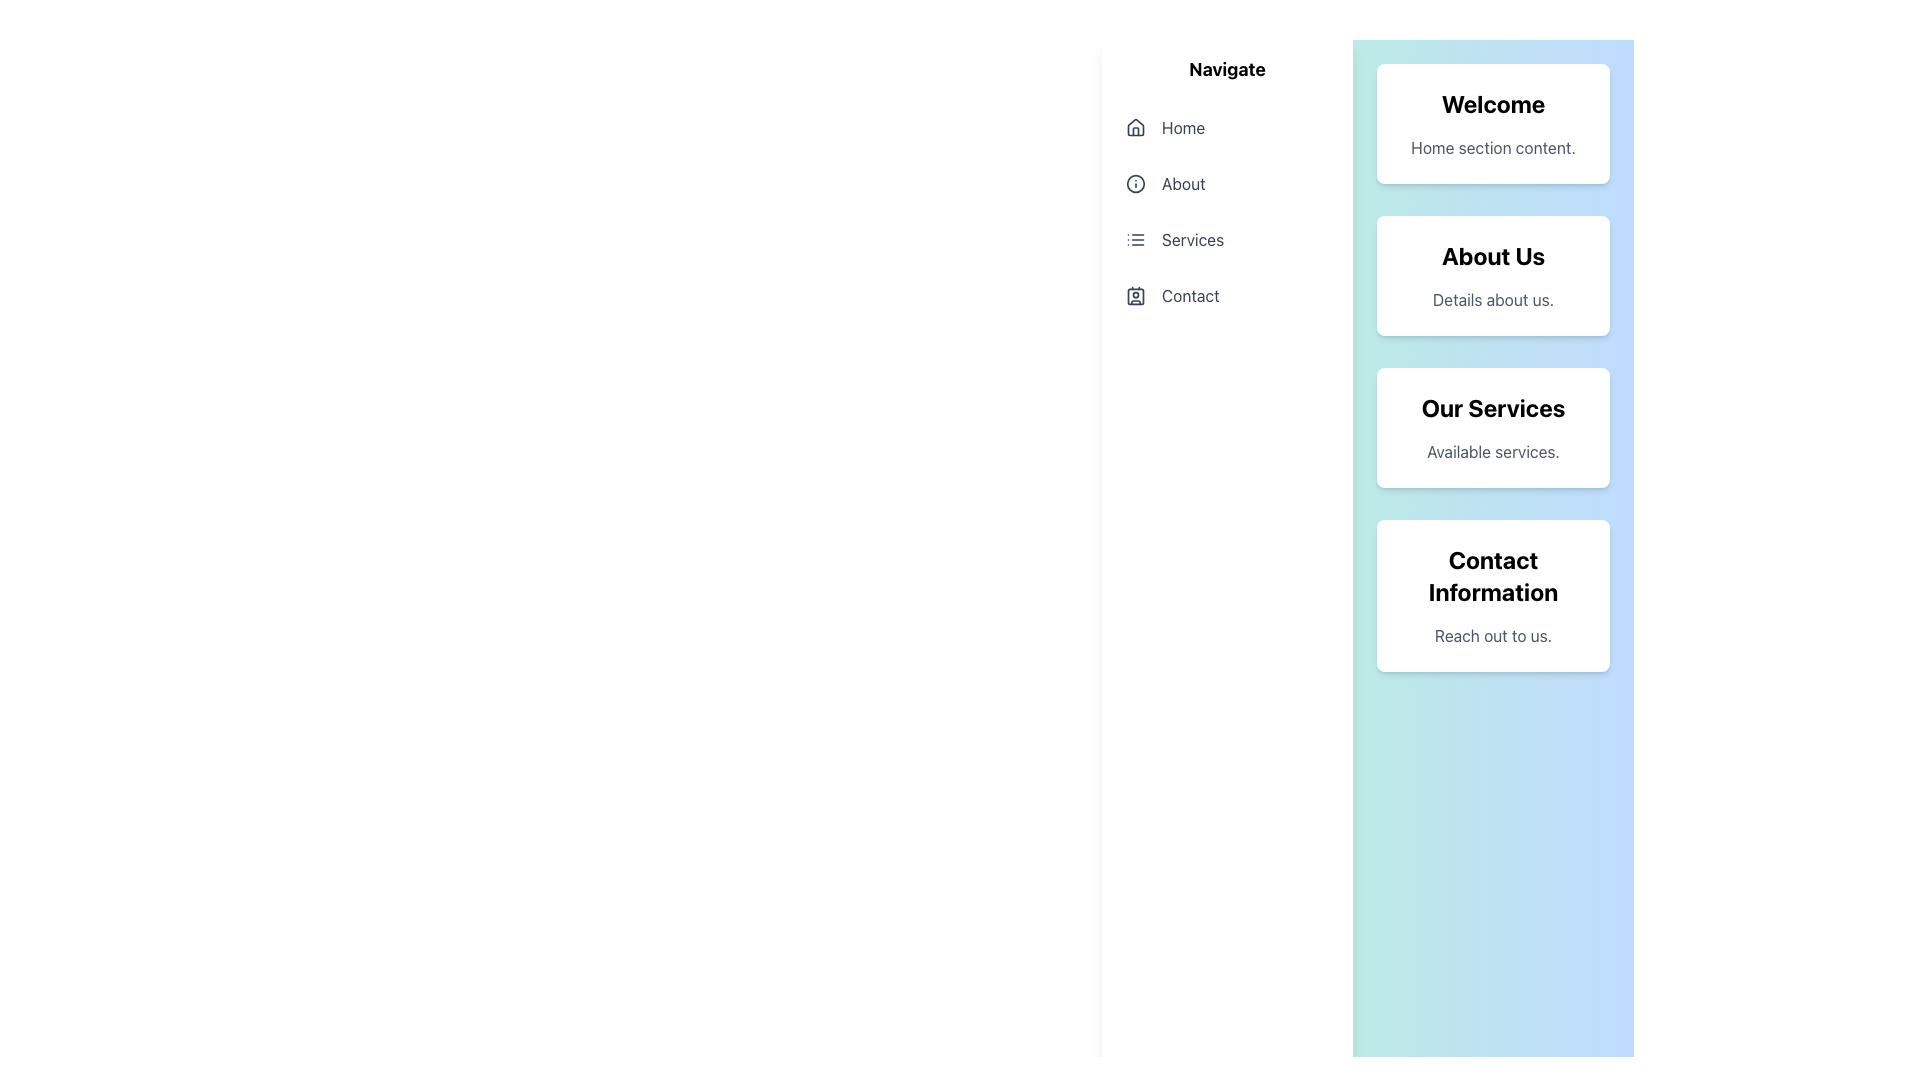 The image size is (1920, 1080). I want to click on the Content card displaying 'Our Services' with a white background and rounded corners, located as the third card in the main content panel, so click(1493, 427).